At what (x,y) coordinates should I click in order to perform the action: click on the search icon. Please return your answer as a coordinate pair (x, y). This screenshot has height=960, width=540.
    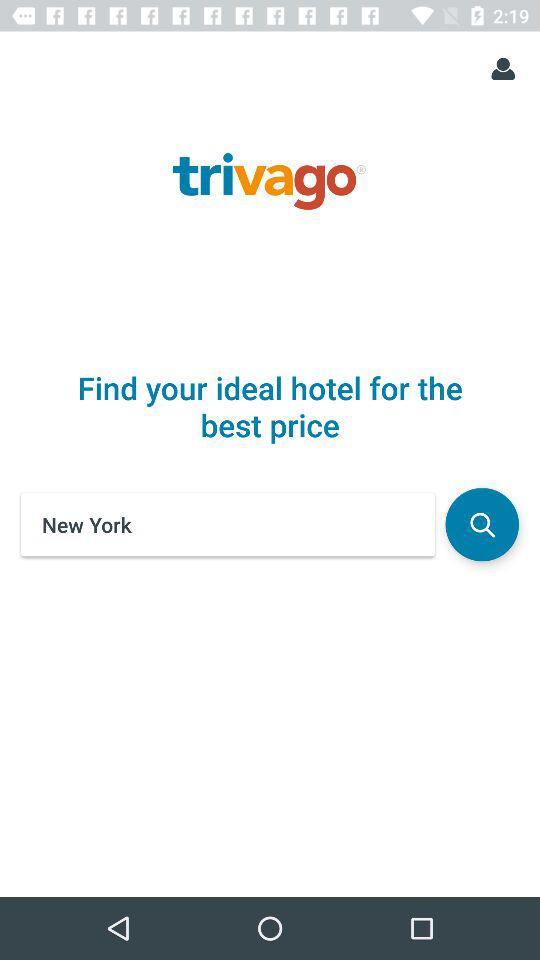
    Looking at the image, I should click on (481, 523).